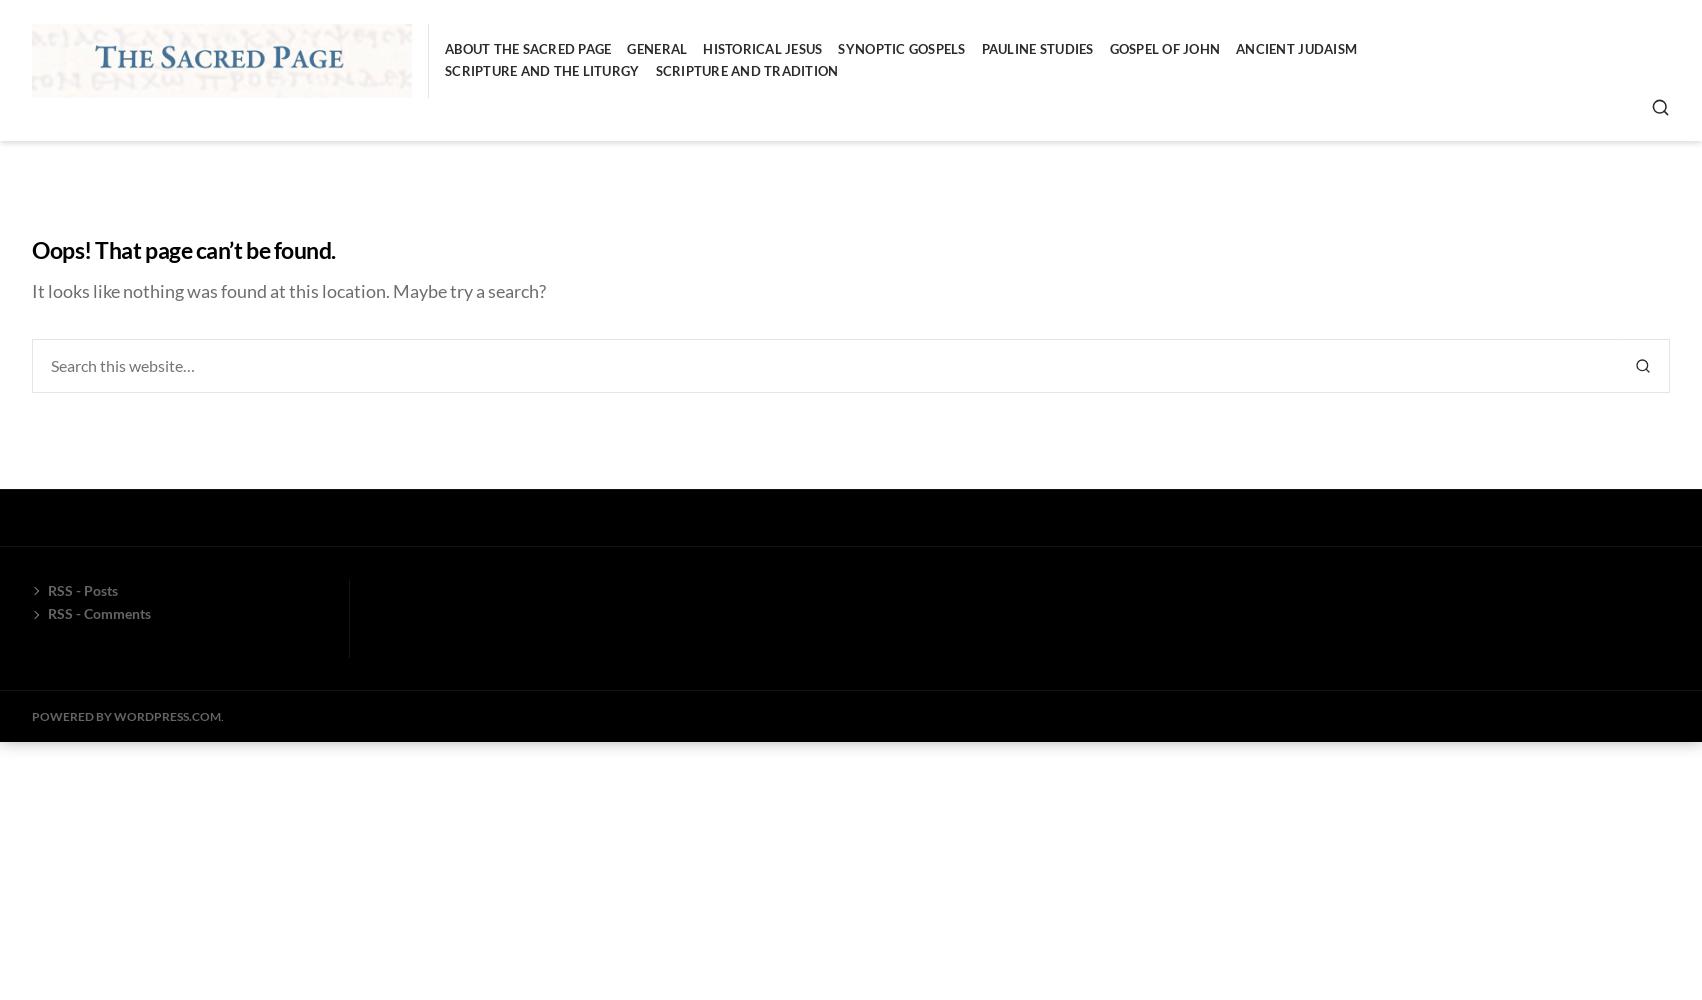 The width and height of the screenshot is (1702, 1000). Describe the element at coordinates (901, 49) in the screenshot. I see `'Synoptic Gospels'` at that location.